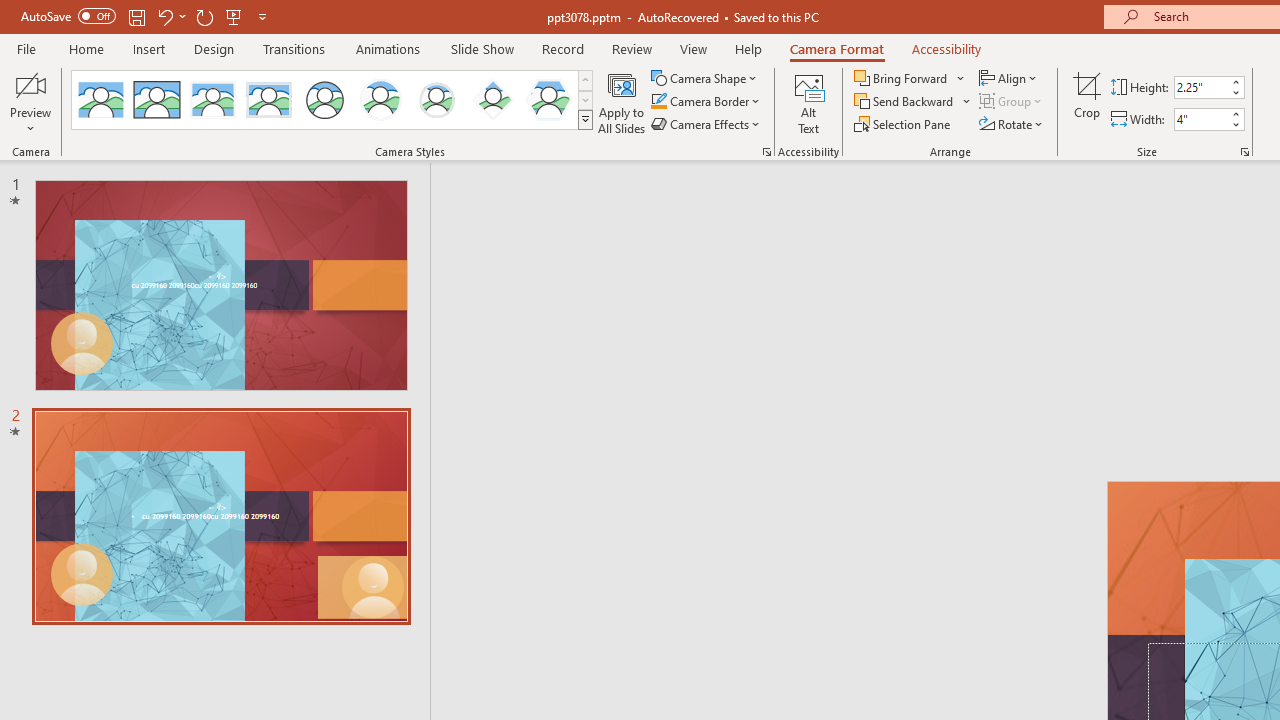 The image size is (1280, 720). What do you see at coordinates (706, 101) in the screenshot?
I see `'Camera Border'` at bounding box center [706, 101].